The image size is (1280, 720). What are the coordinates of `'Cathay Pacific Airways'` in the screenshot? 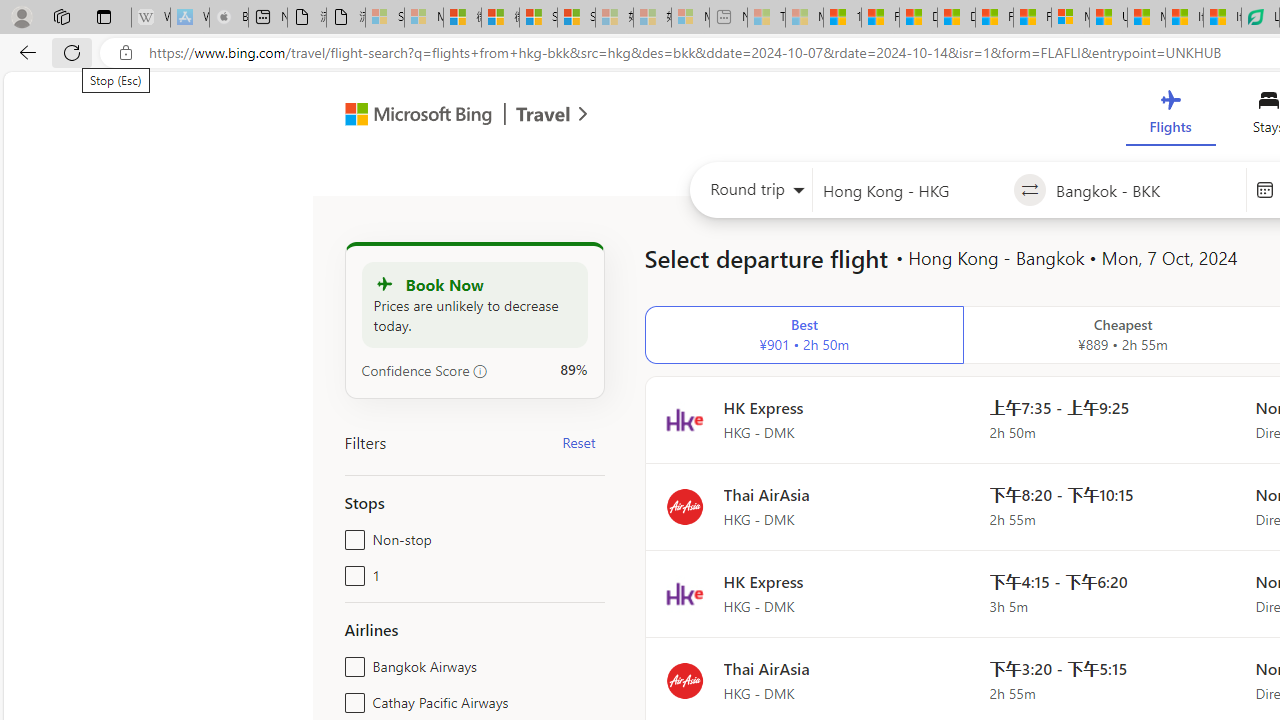 It's located at (351, 698).